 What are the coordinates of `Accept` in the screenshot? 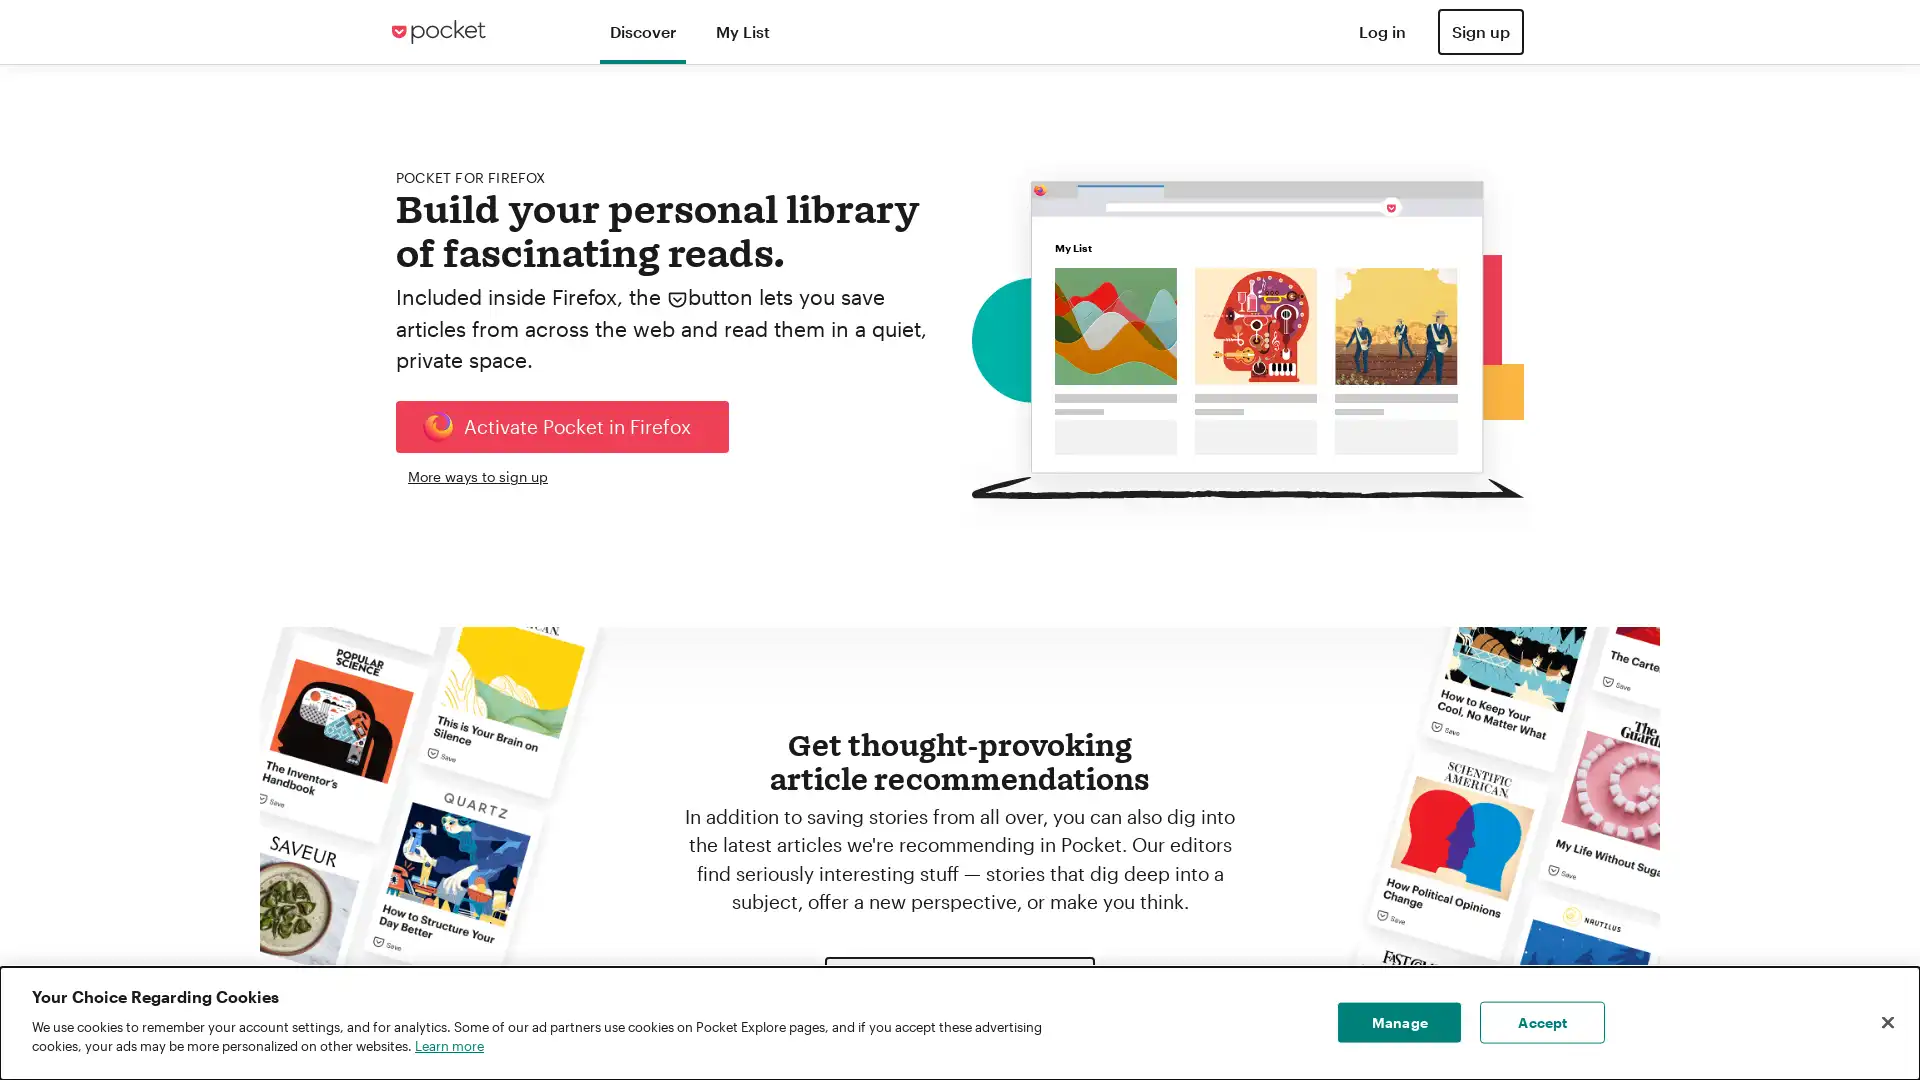 It's located at (1541, 1022).